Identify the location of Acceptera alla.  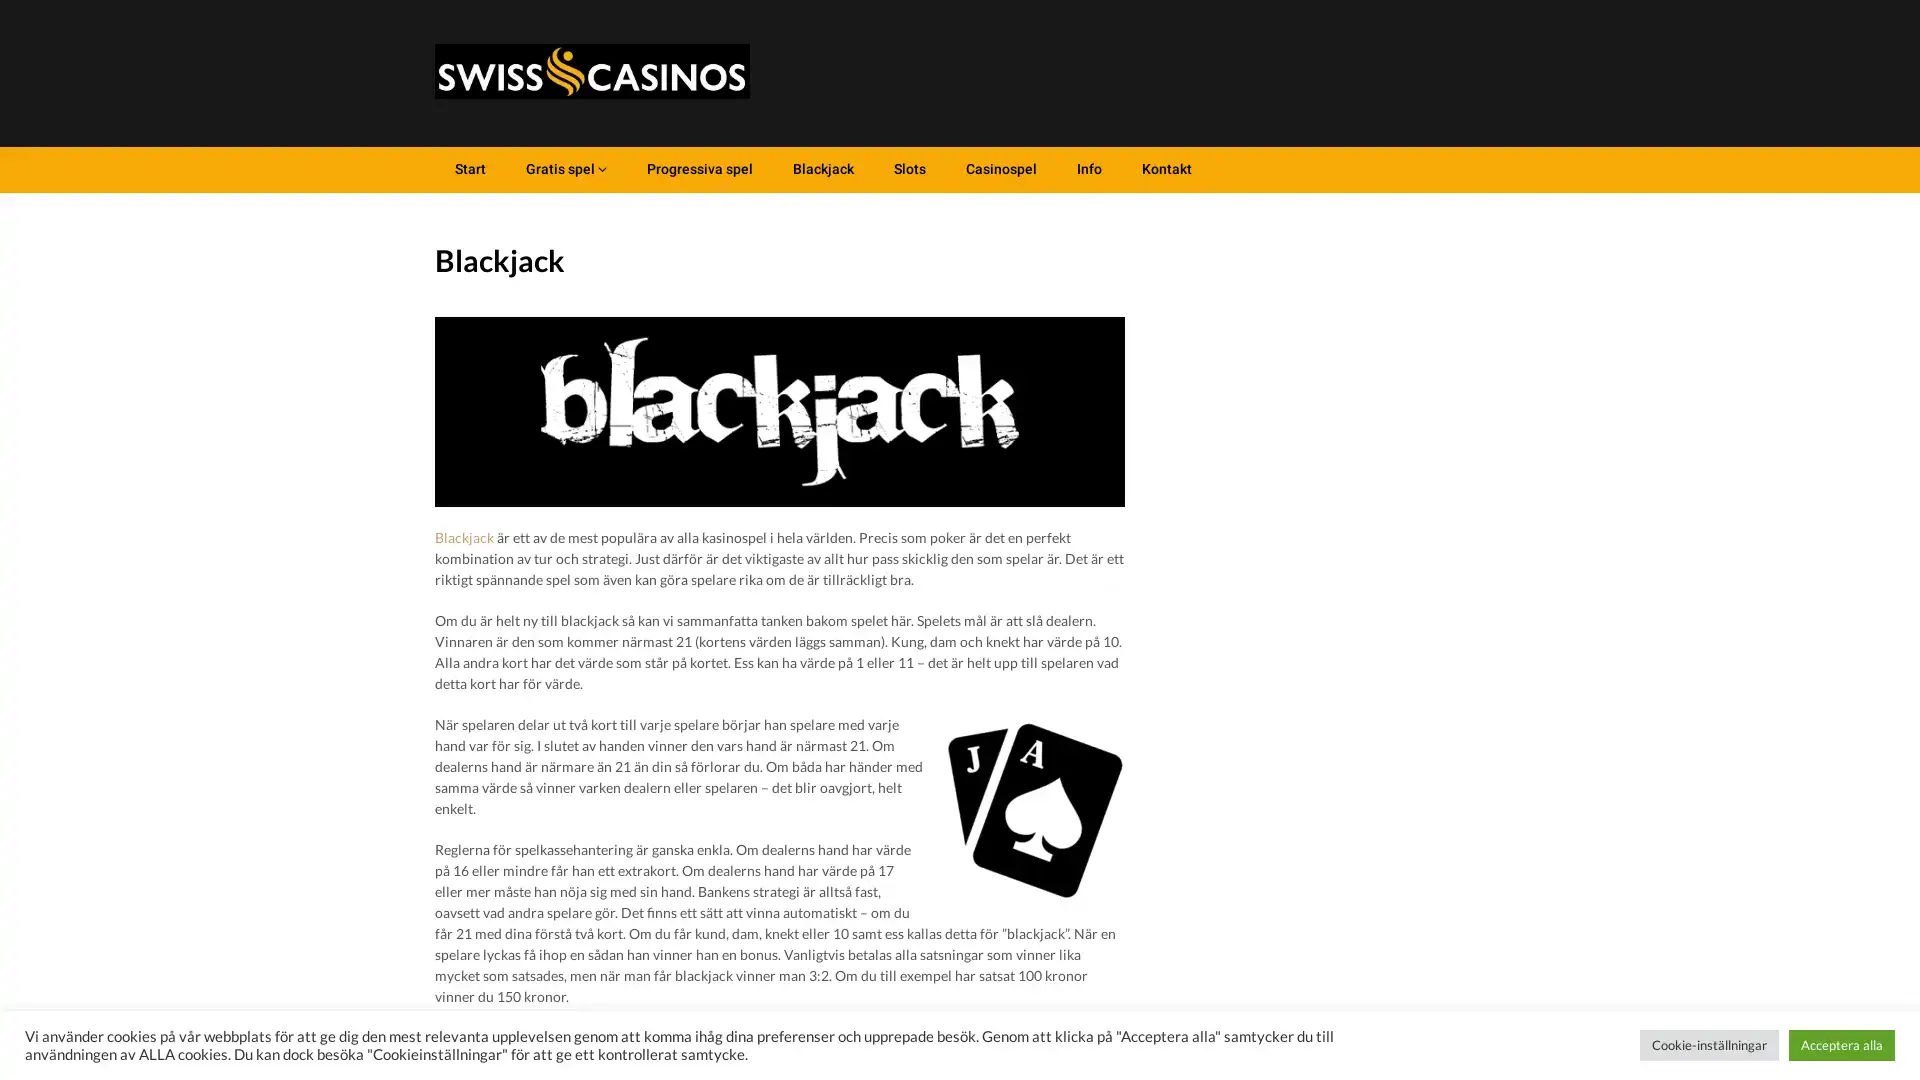
(1841, 1044).